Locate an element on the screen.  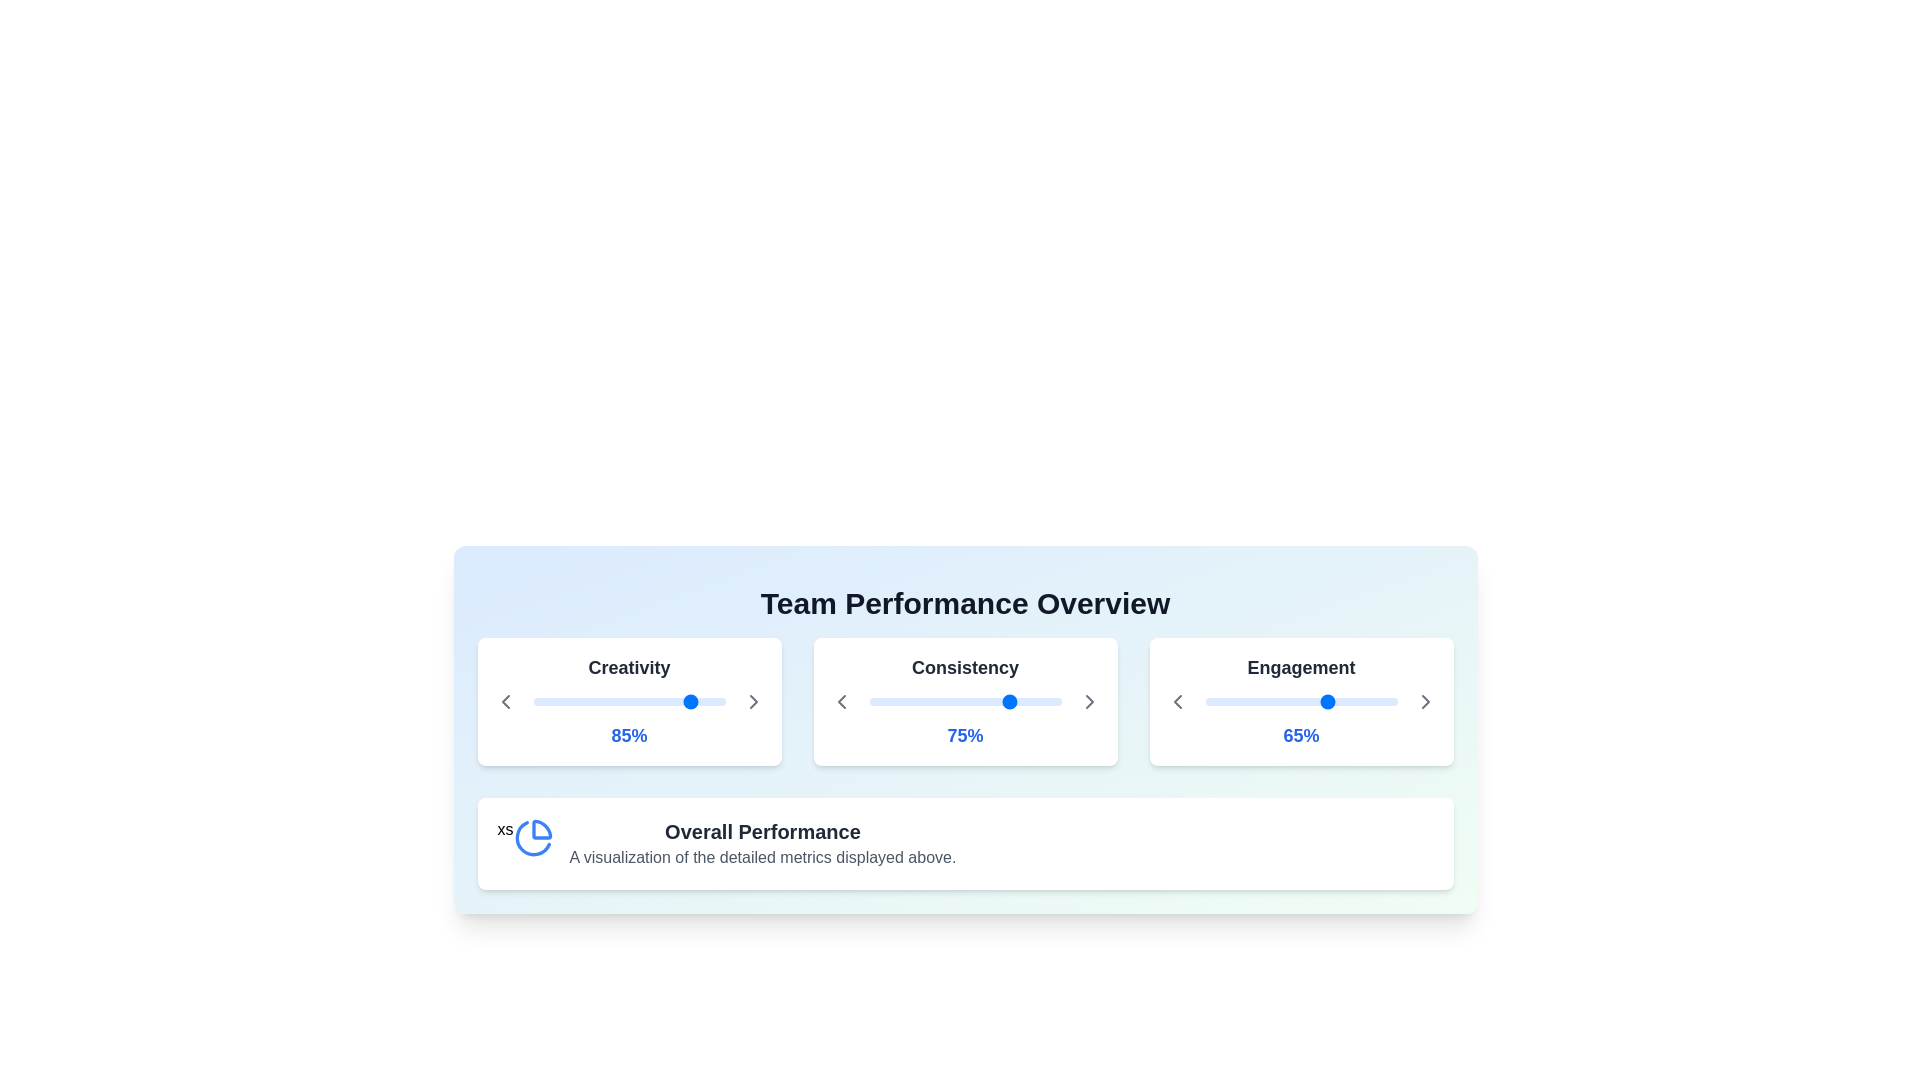
the textual label that reads 'A visualization of the detailed metrics displayed above.', which is positioned beneath the 'Overall Performance' heading is located at coordinates (762, 856).